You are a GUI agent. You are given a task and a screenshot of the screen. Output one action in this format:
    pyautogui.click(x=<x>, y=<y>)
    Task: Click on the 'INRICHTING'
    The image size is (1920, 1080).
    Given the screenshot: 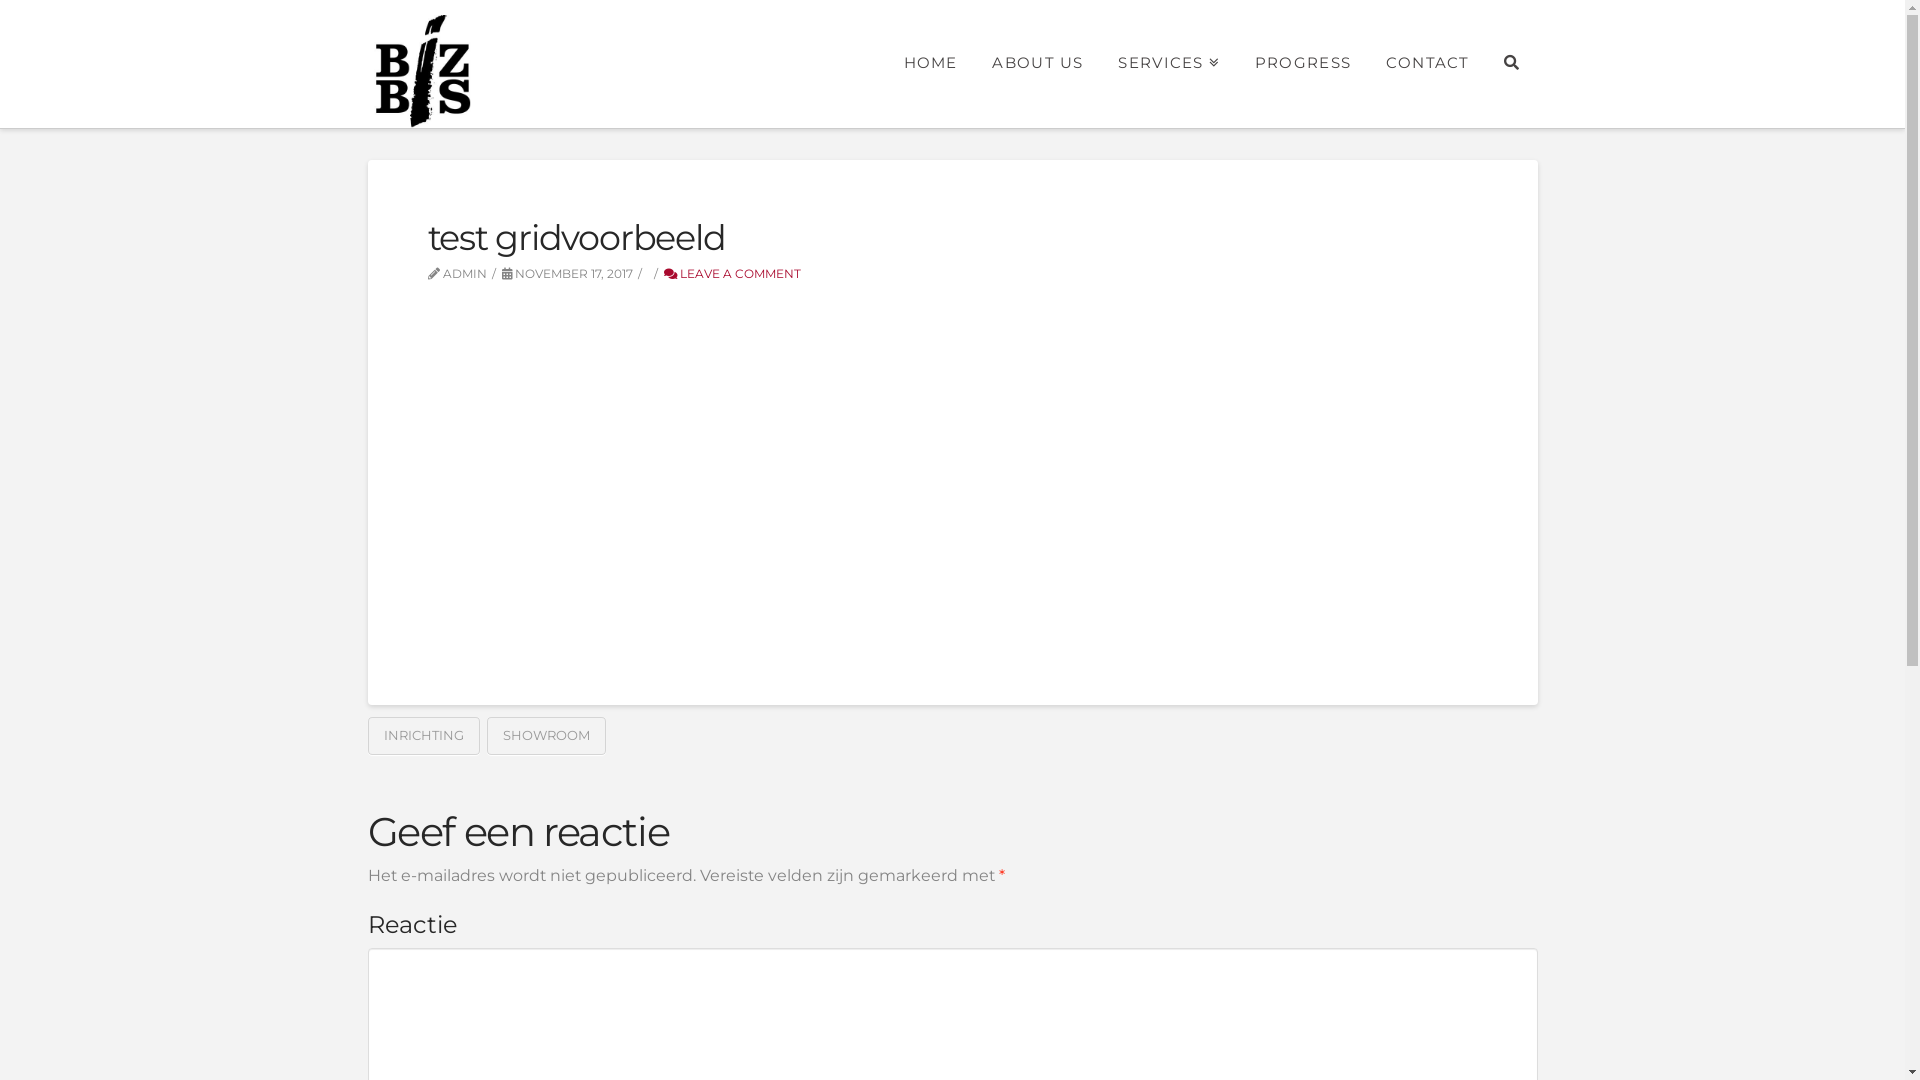 What is the action you would take?
    pyautogui.click(x=422, y=736)
    